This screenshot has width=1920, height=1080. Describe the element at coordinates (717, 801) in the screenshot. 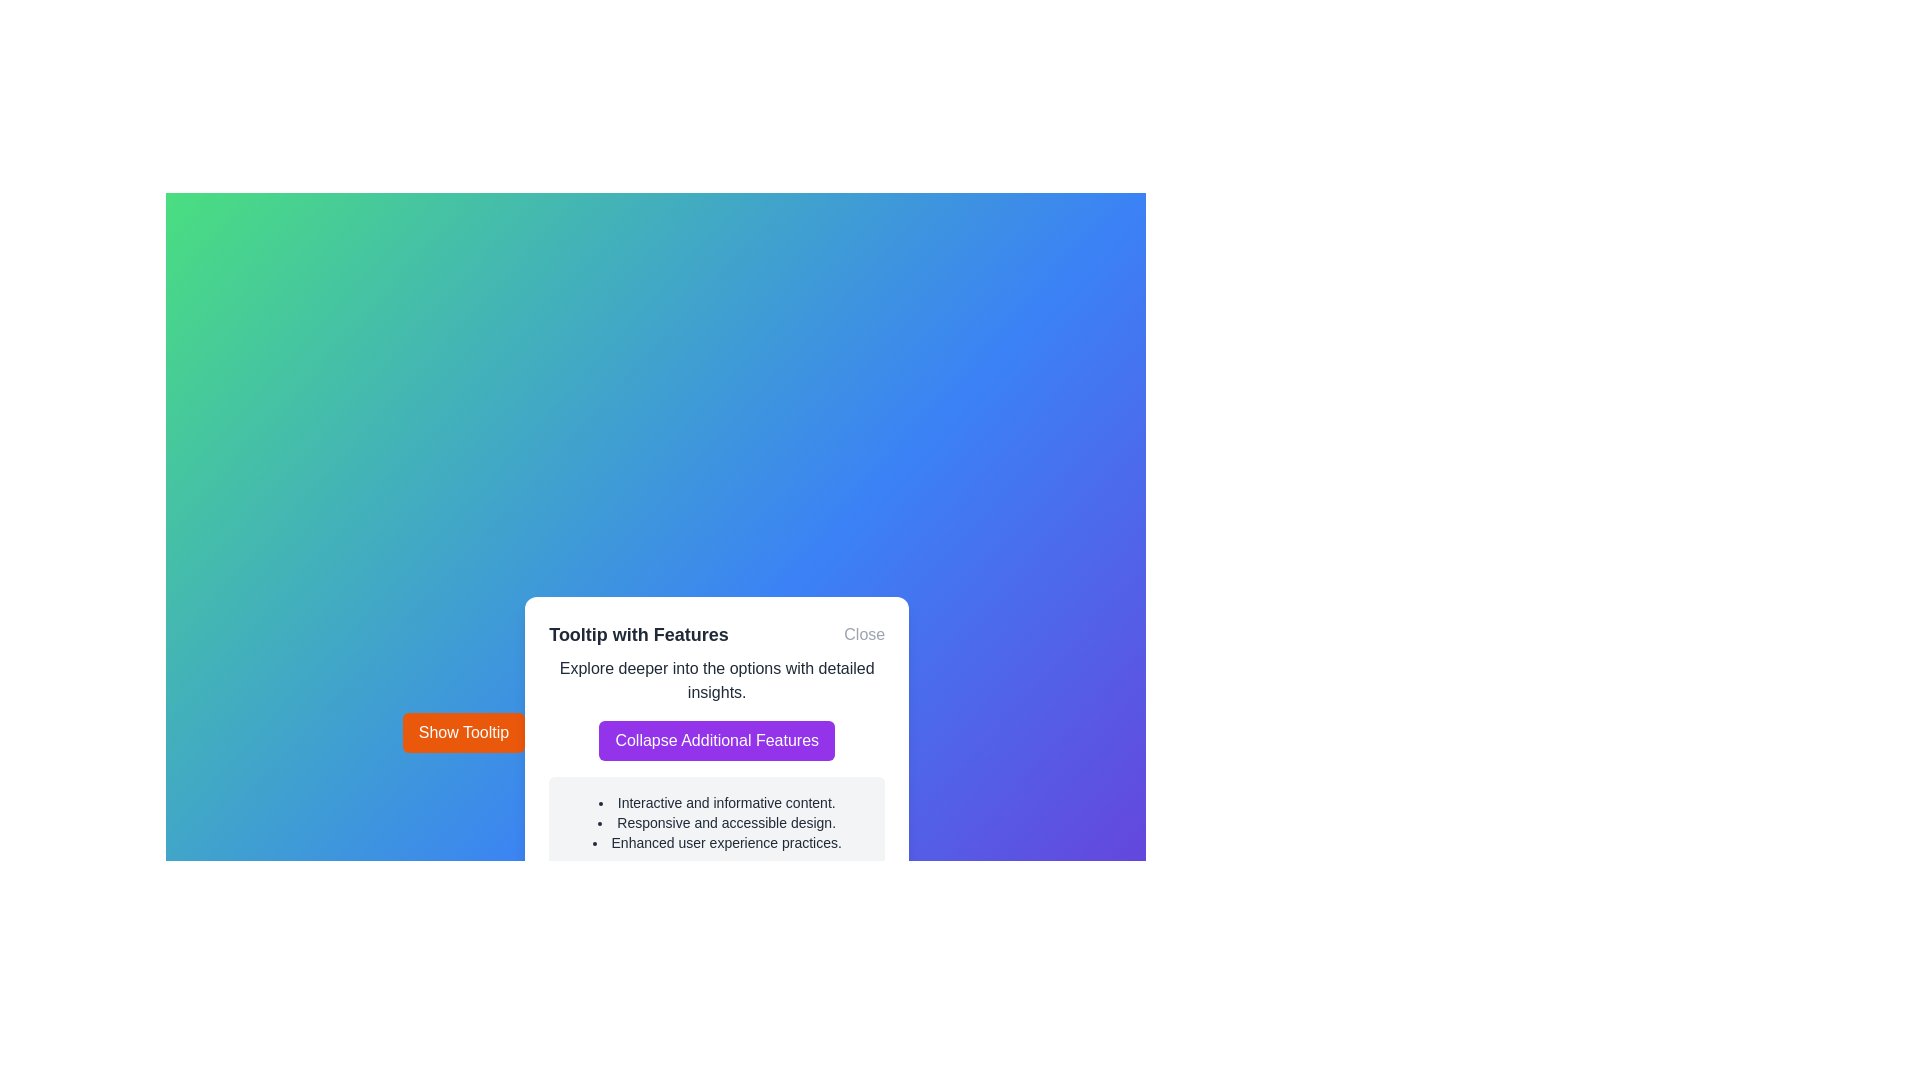

I see `the first Text List Item in the 'Tooltip with Features'` at that location.